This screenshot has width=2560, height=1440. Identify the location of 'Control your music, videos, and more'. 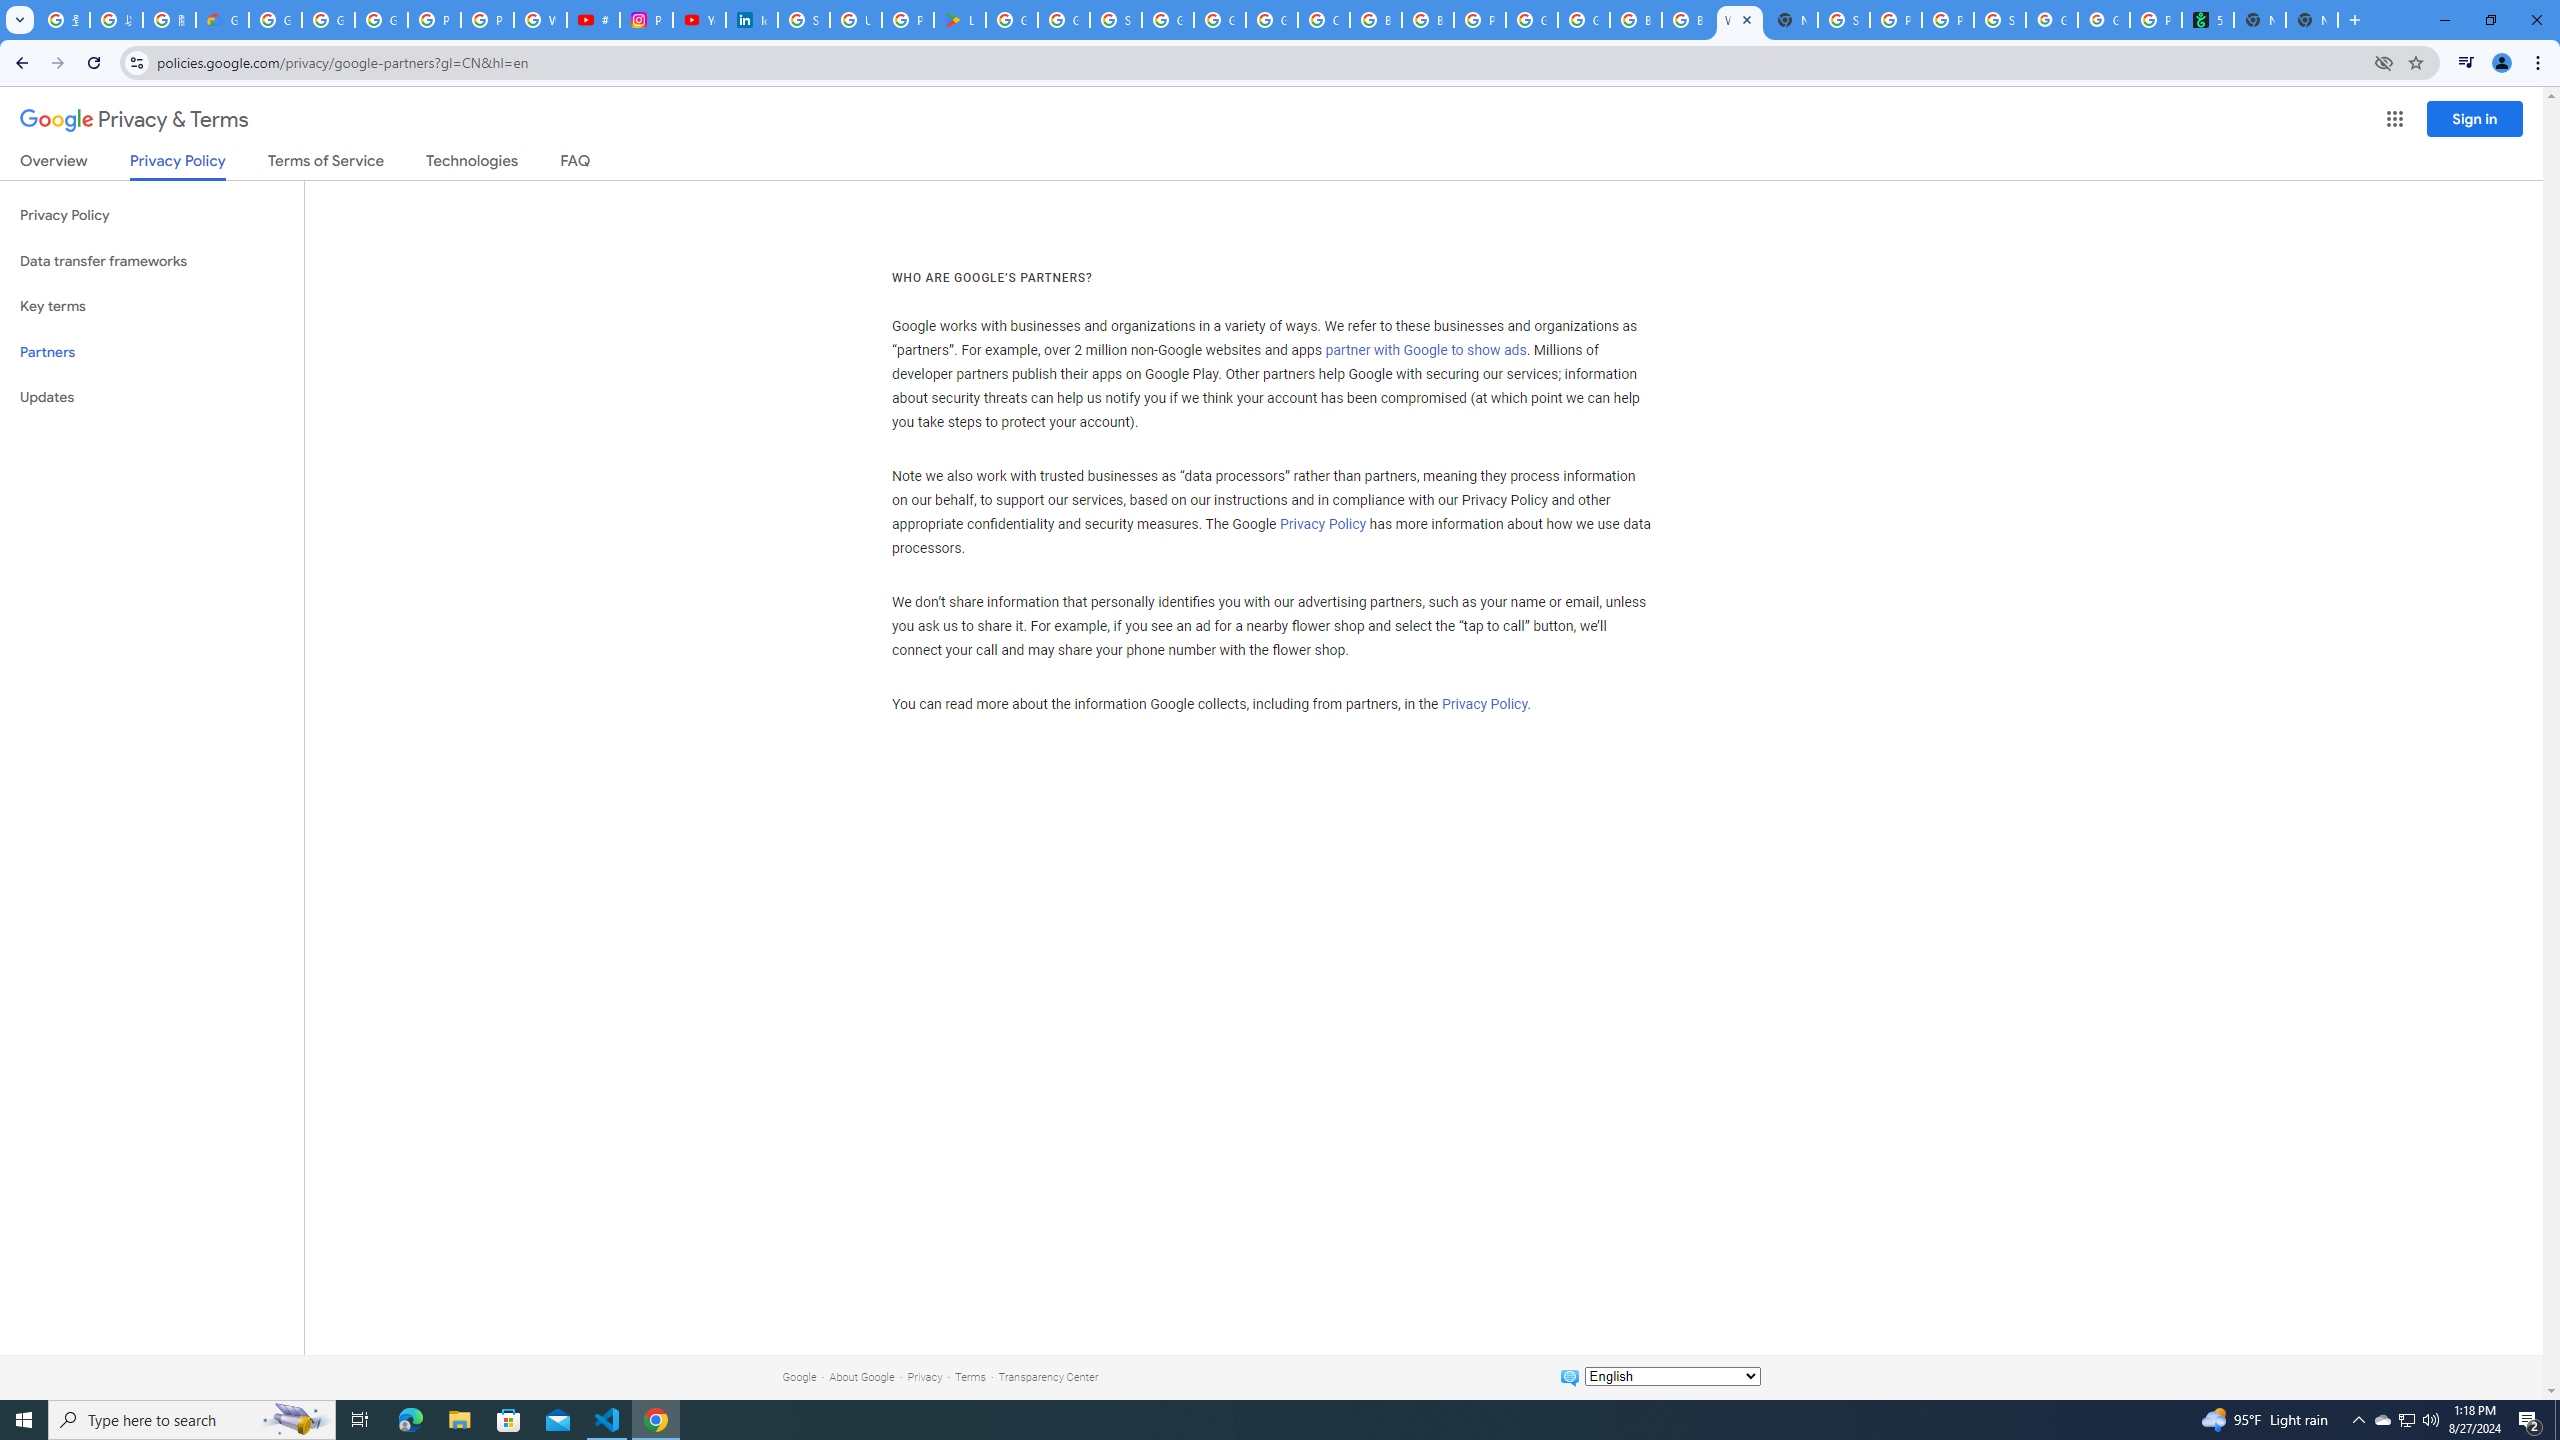
(2466, 62).